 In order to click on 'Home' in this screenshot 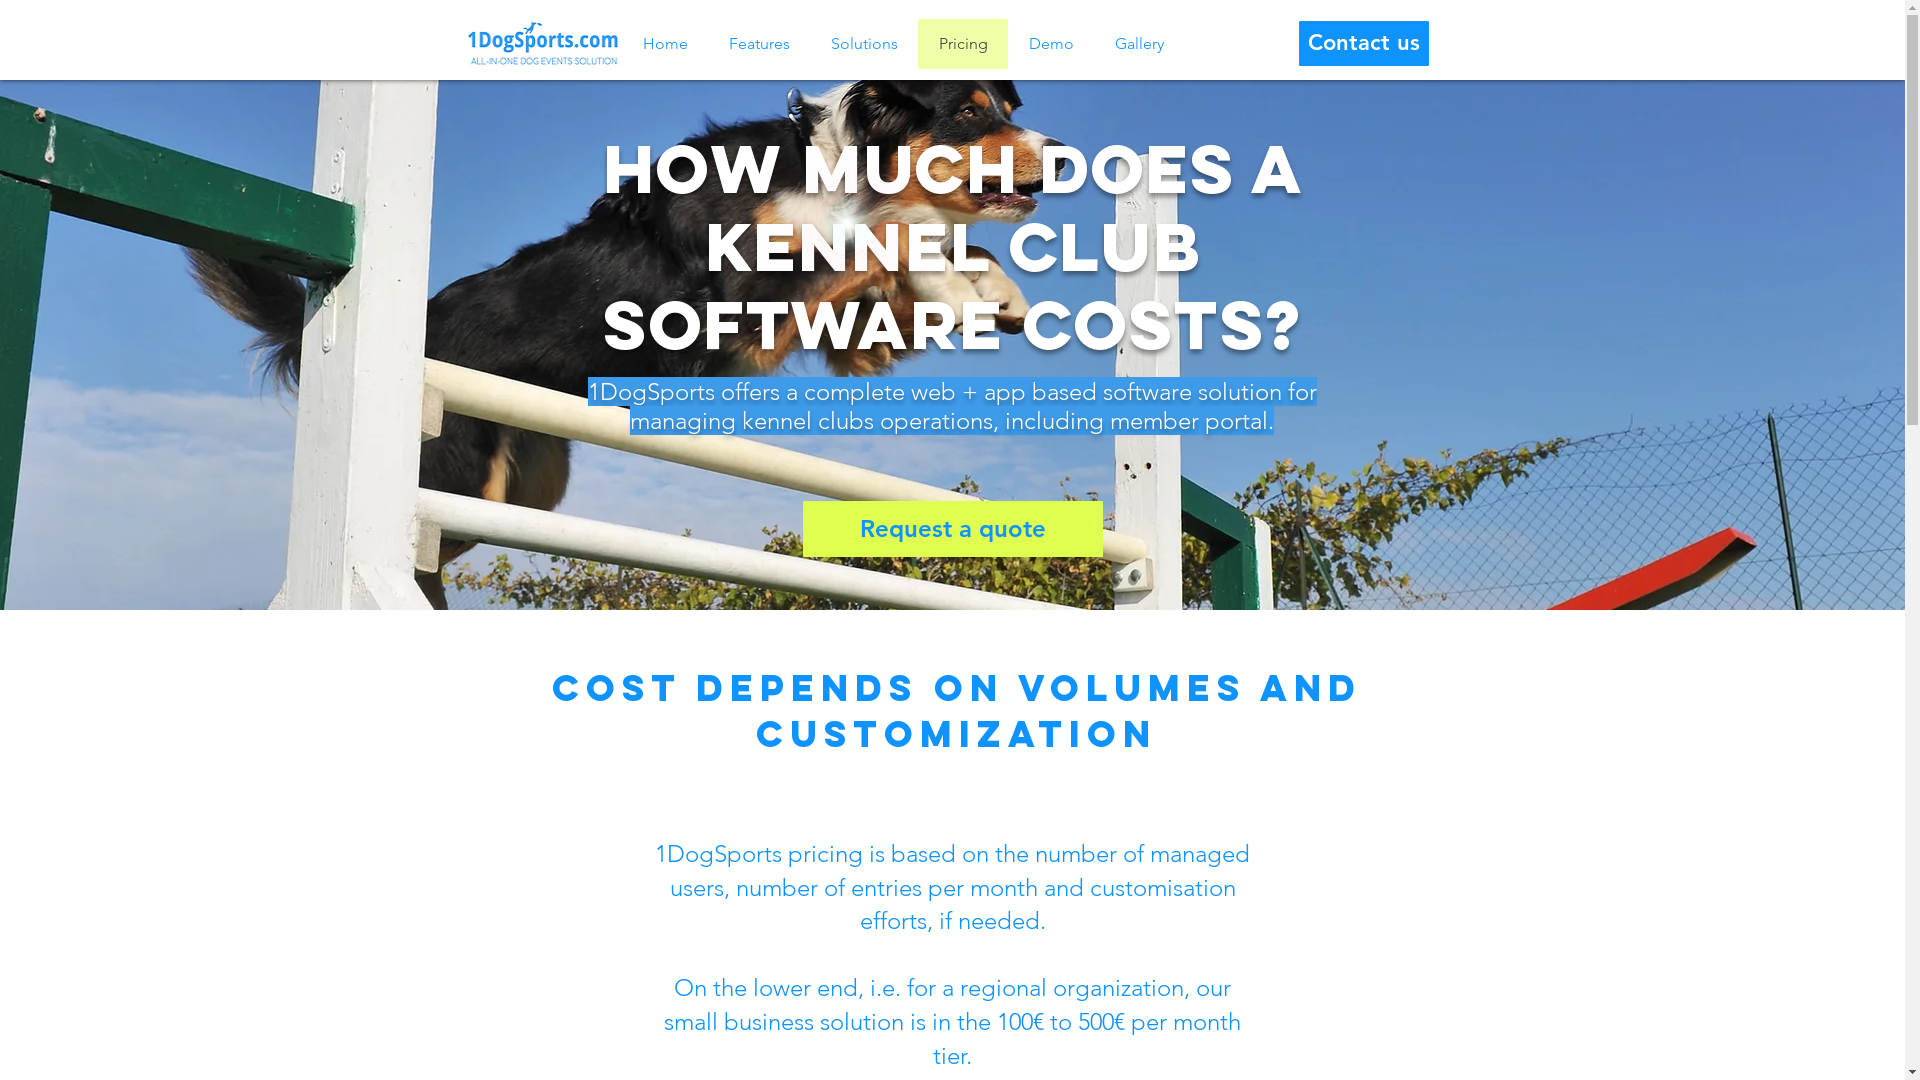, I will do `click(664, 43)`.